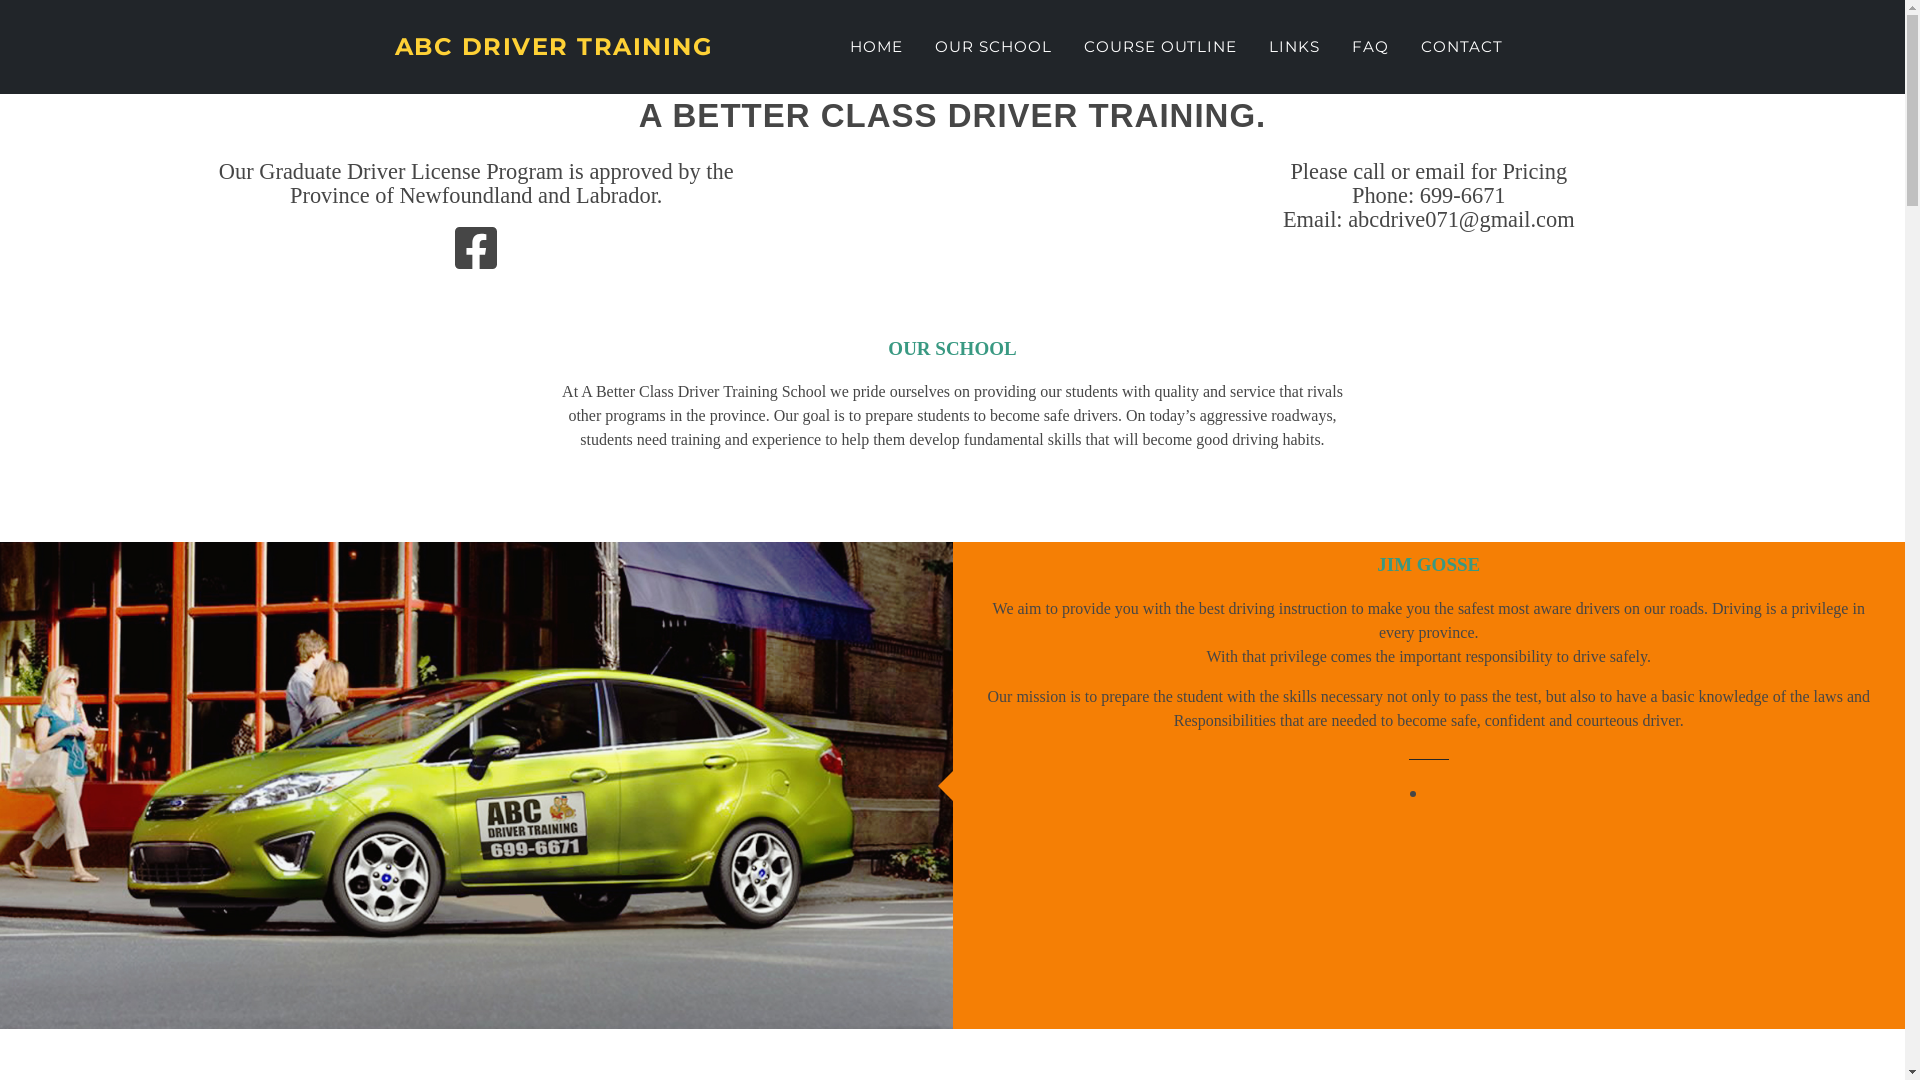 The height and width of the screenshot is (1080, 1920). Describe the element at coordinates (1294, 46) in the screenshot. I see `'LINKS'` at that location.